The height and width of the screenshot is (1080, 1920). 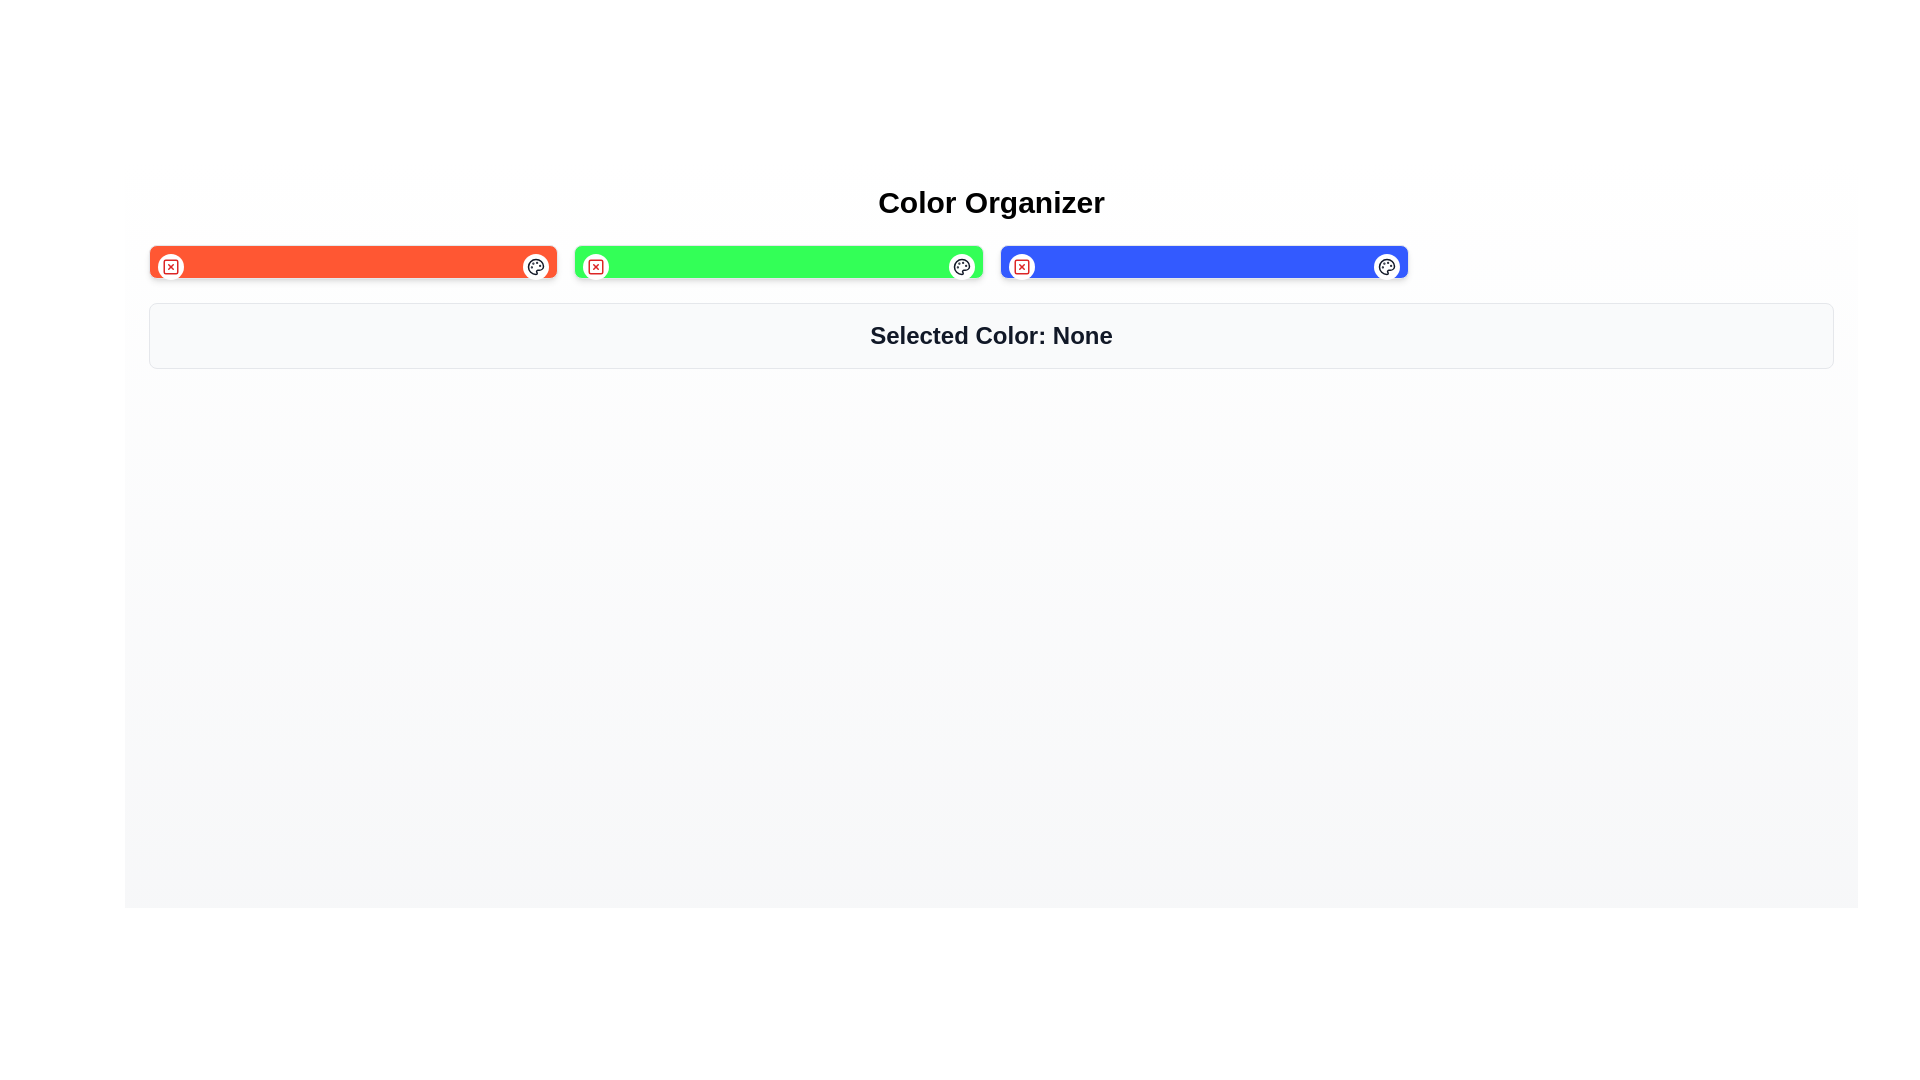 I want to click on the contained items within or out of the grid layout located below the 'Color Organizer' heading and above 'Selected Color: None', so click(x=991, y=261).